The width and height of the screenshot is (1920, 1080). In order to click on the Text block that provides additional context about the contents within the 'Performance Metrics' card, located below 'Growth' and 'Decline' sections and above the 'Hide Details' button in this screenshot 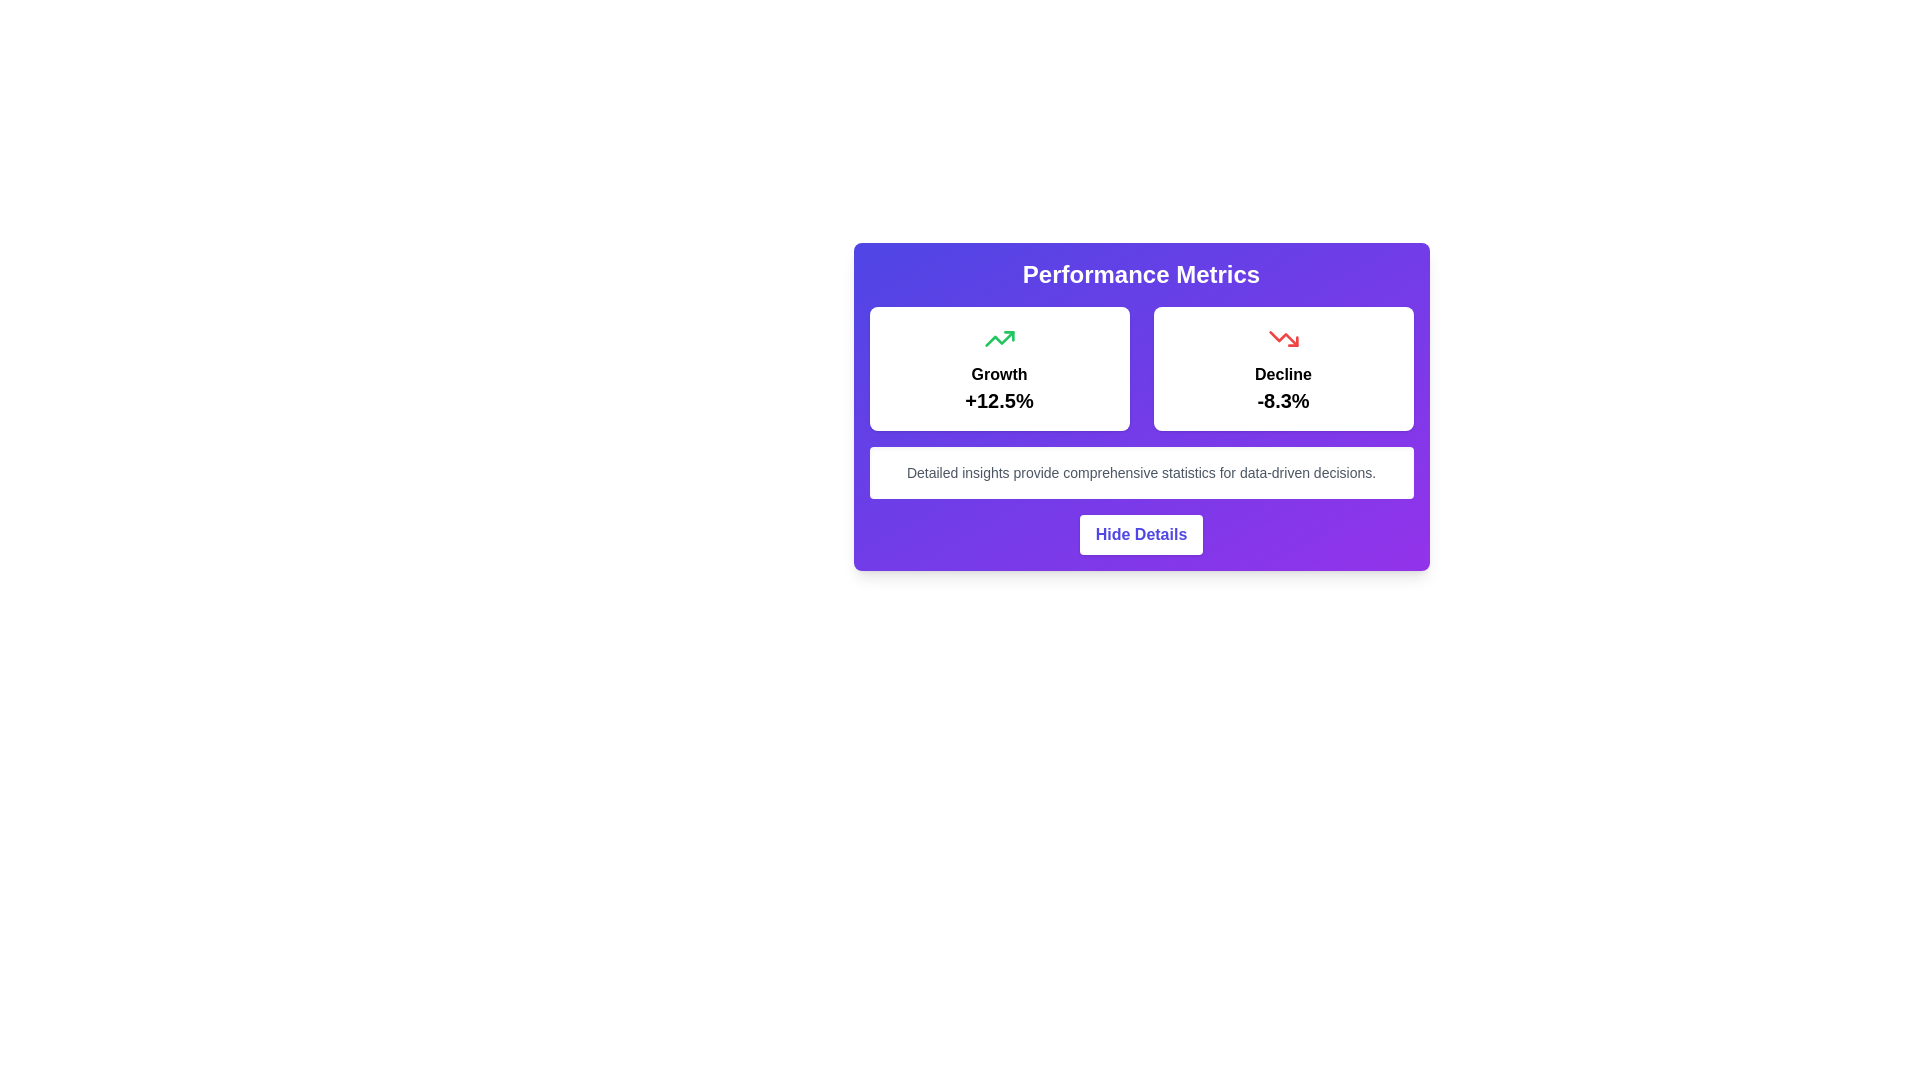, I will do `click(1141, 473)`.